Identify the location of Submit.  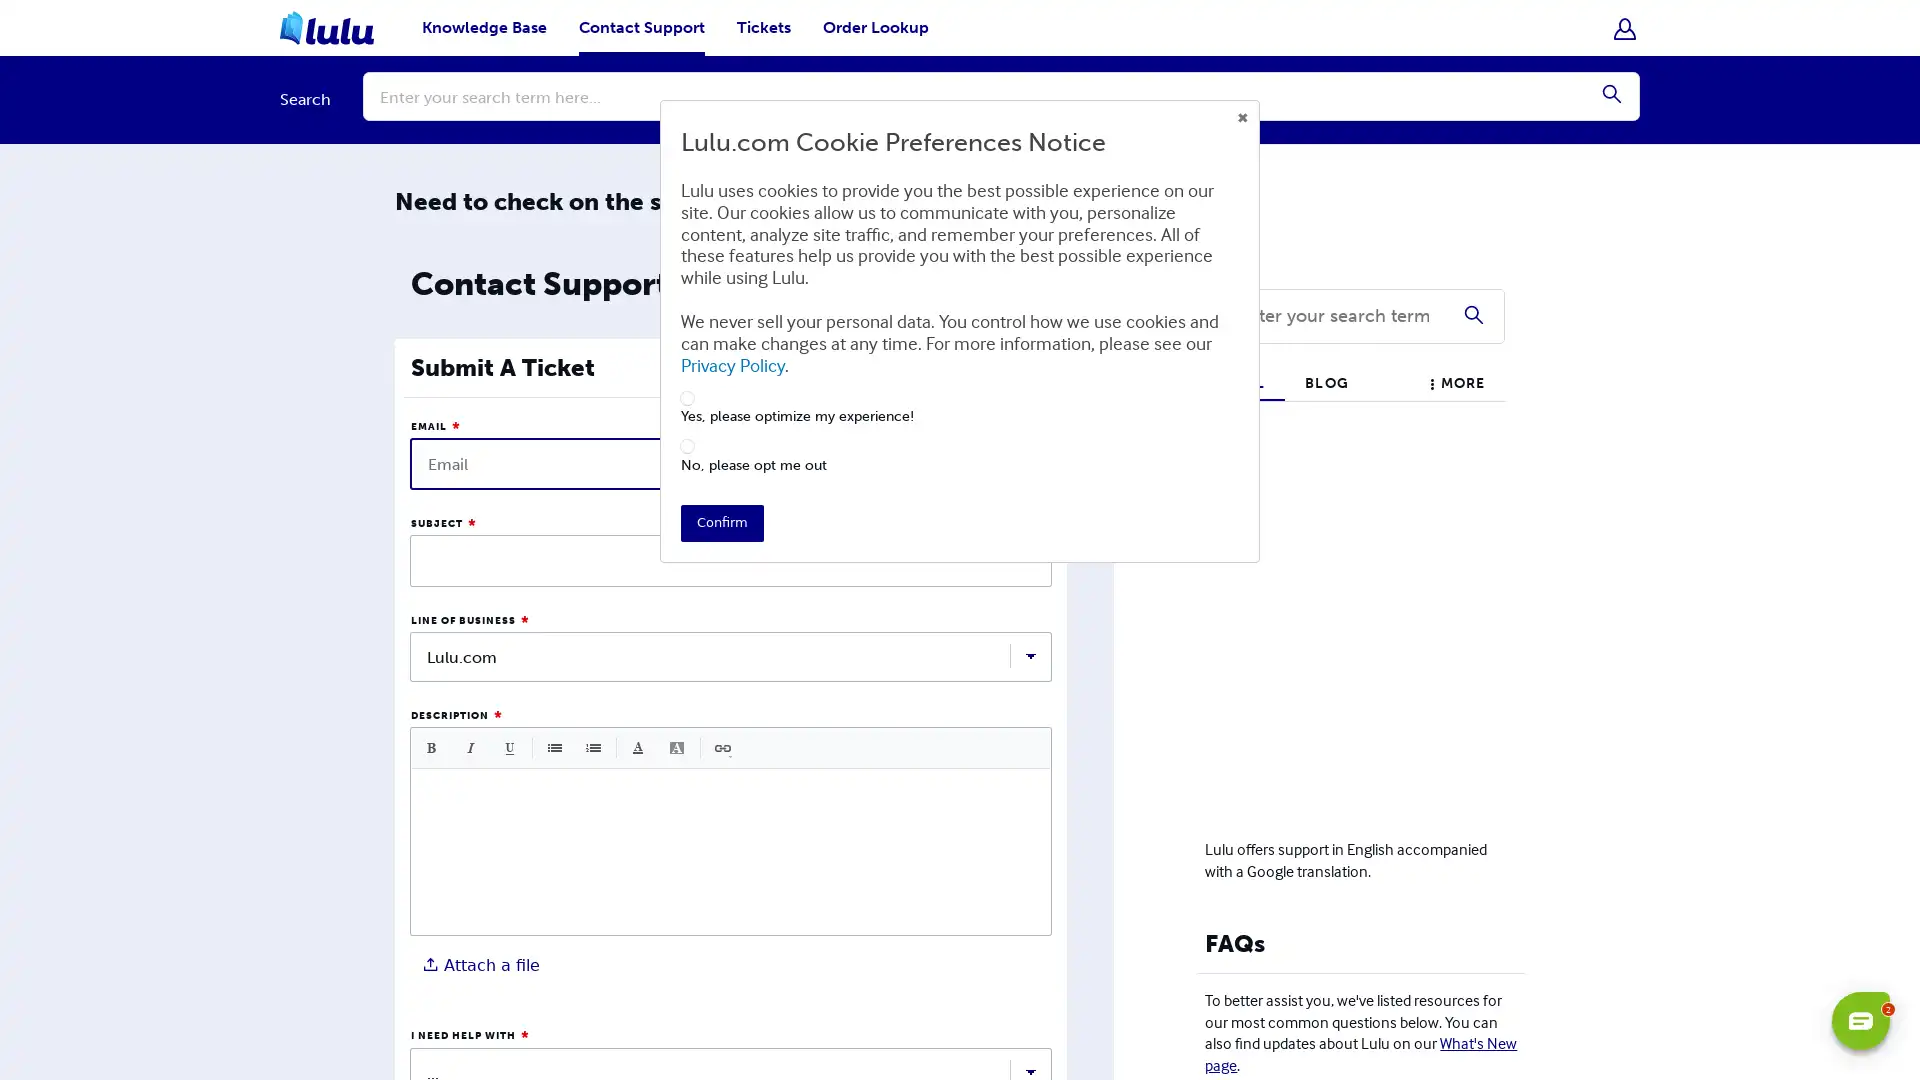
(1612, 96).